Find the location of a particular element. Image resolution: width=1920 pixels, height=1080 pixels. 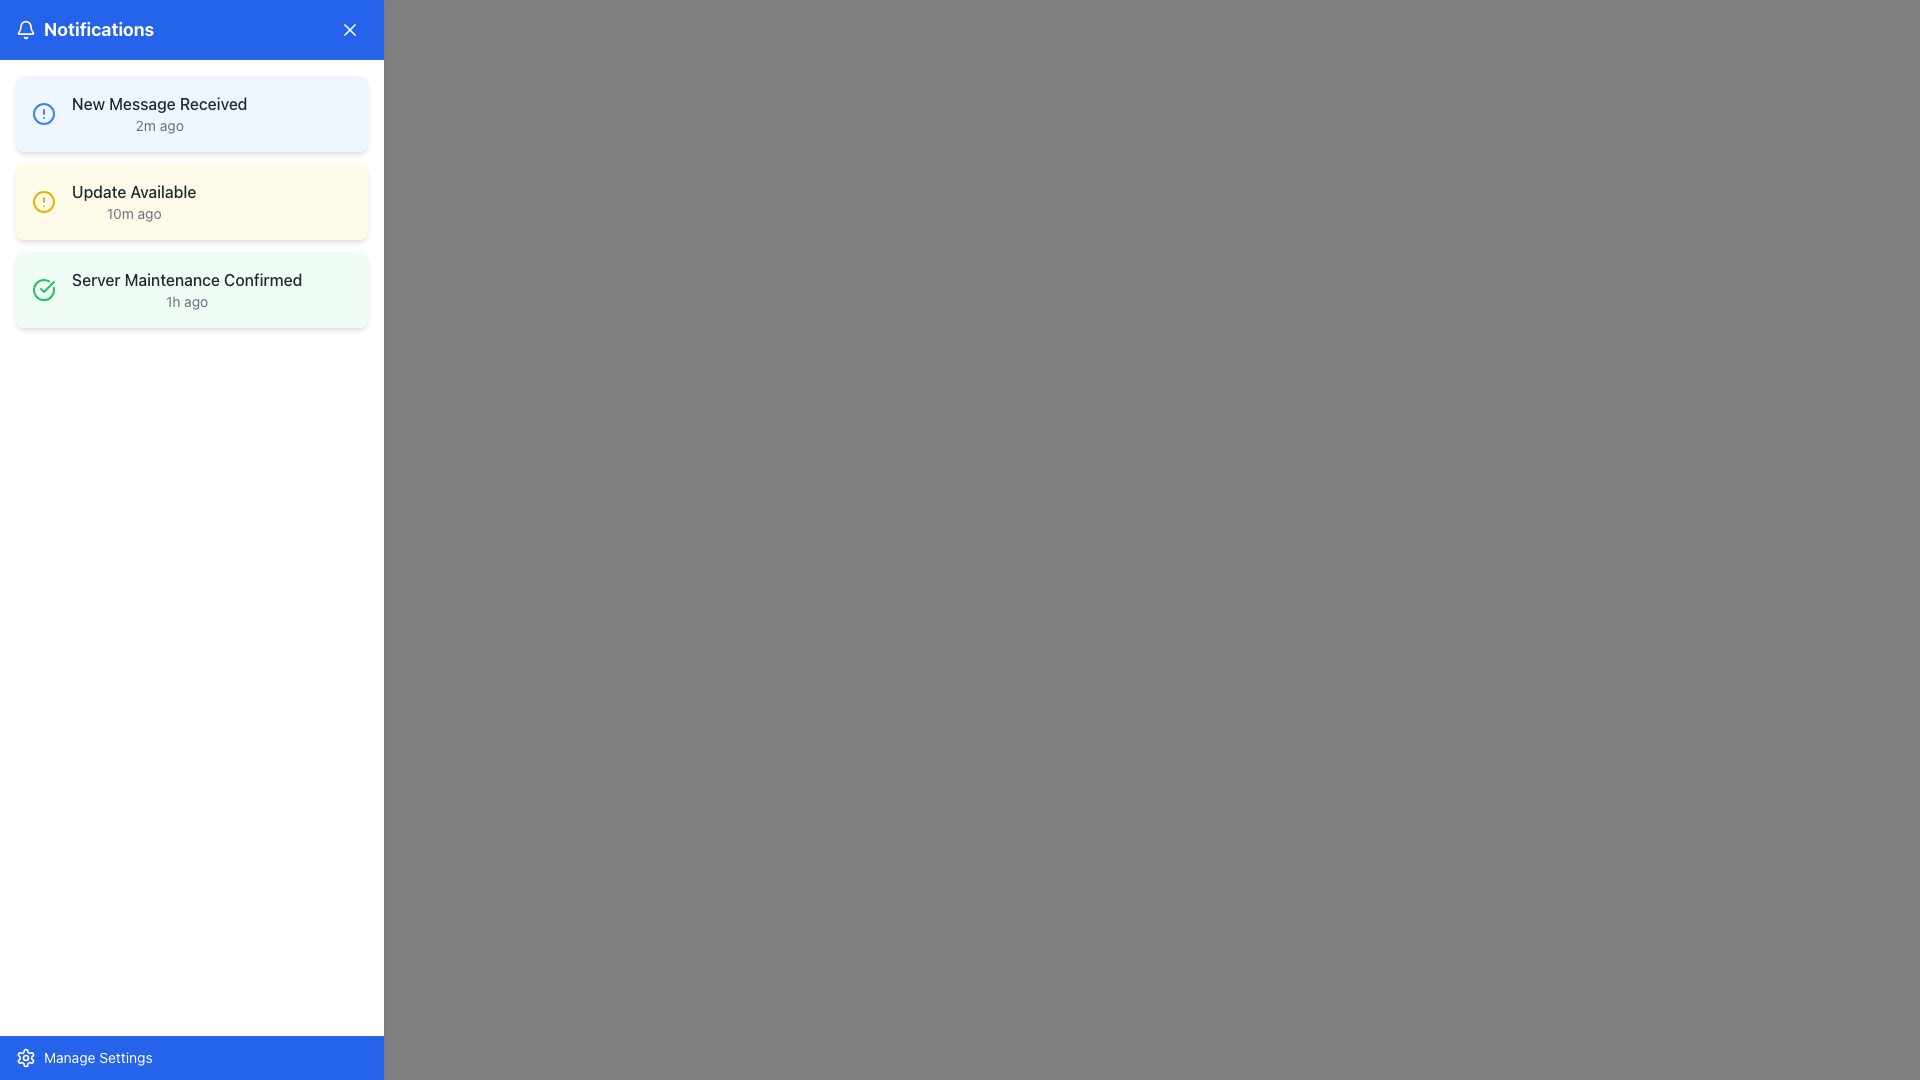

the yellow circular warning icon located in the leftmost position of the 'Update Available' notification panel is located at coordinates (43, 201).